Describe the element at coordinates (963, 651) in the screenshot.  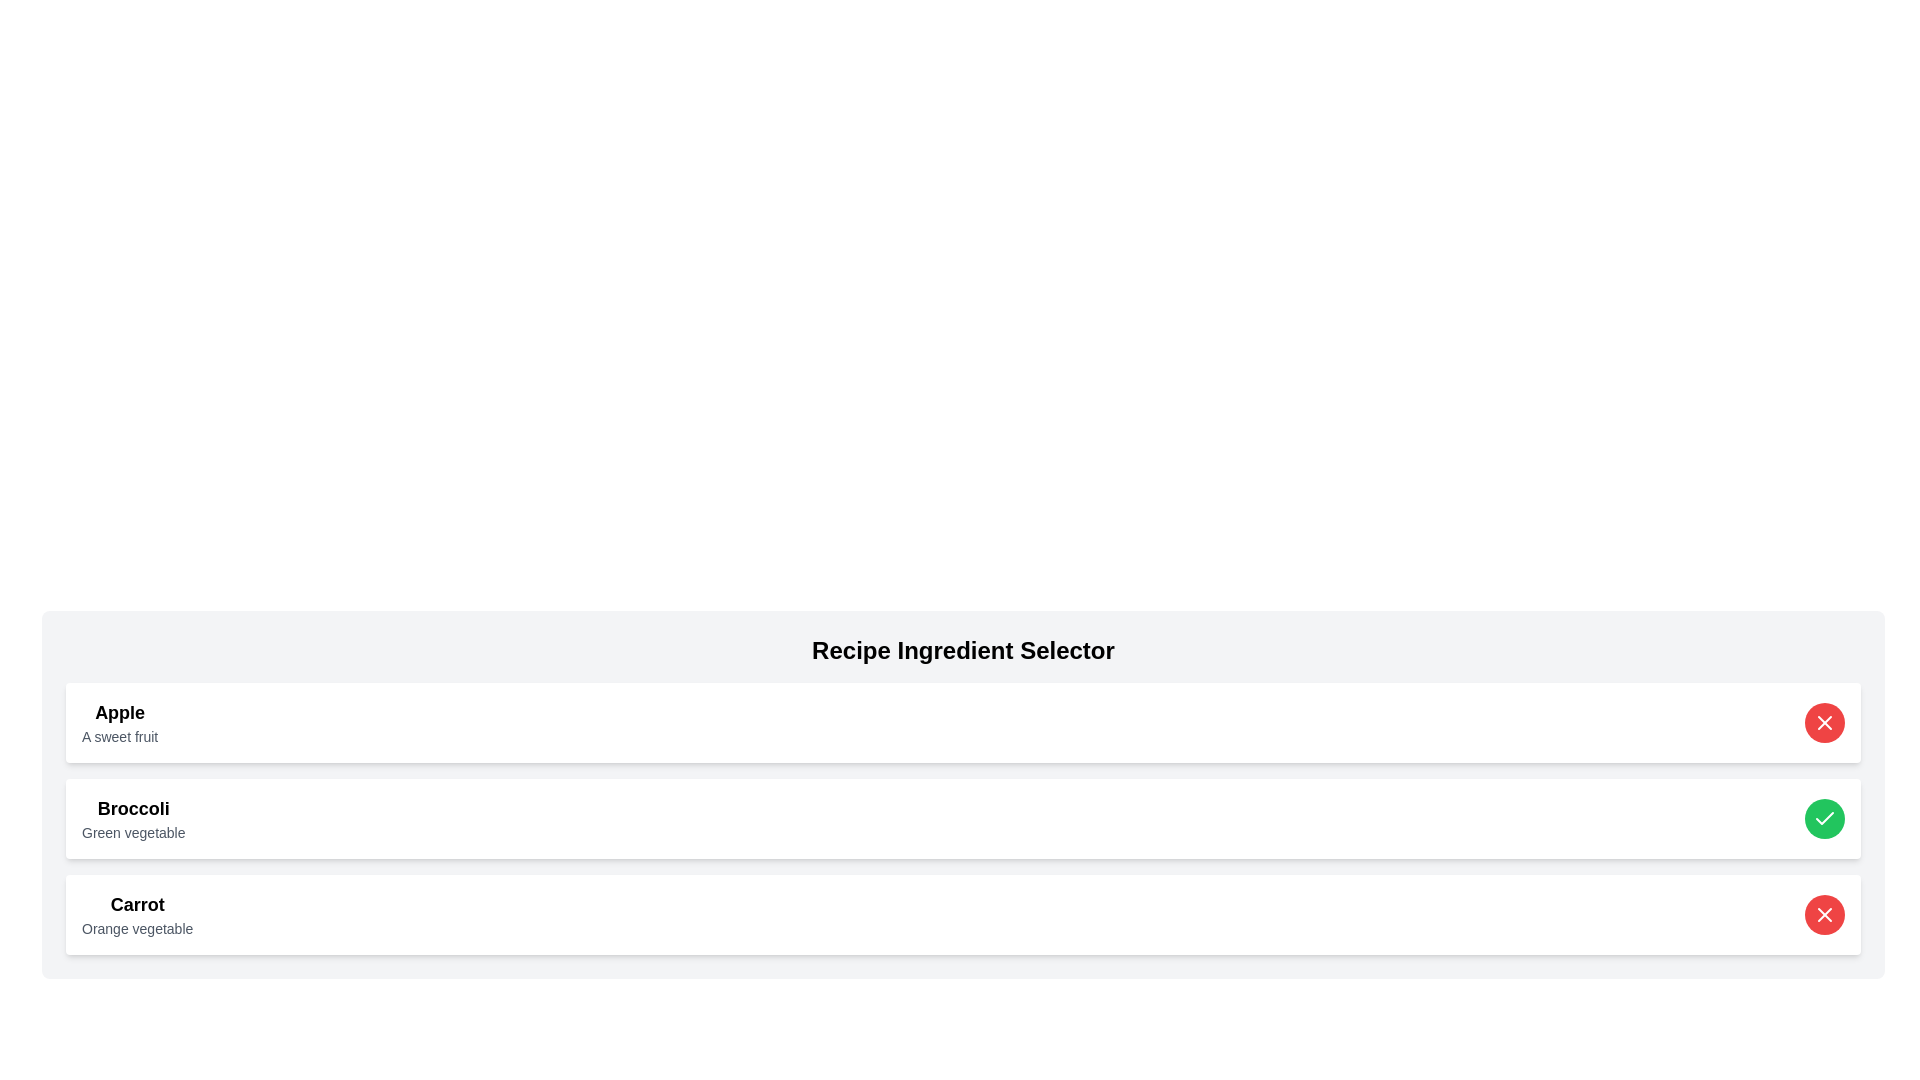
I see `the header text element 'Recipe Ingredient Selector', which is a bold, large-sized title centrally aligned at the top of the panel` at that location.